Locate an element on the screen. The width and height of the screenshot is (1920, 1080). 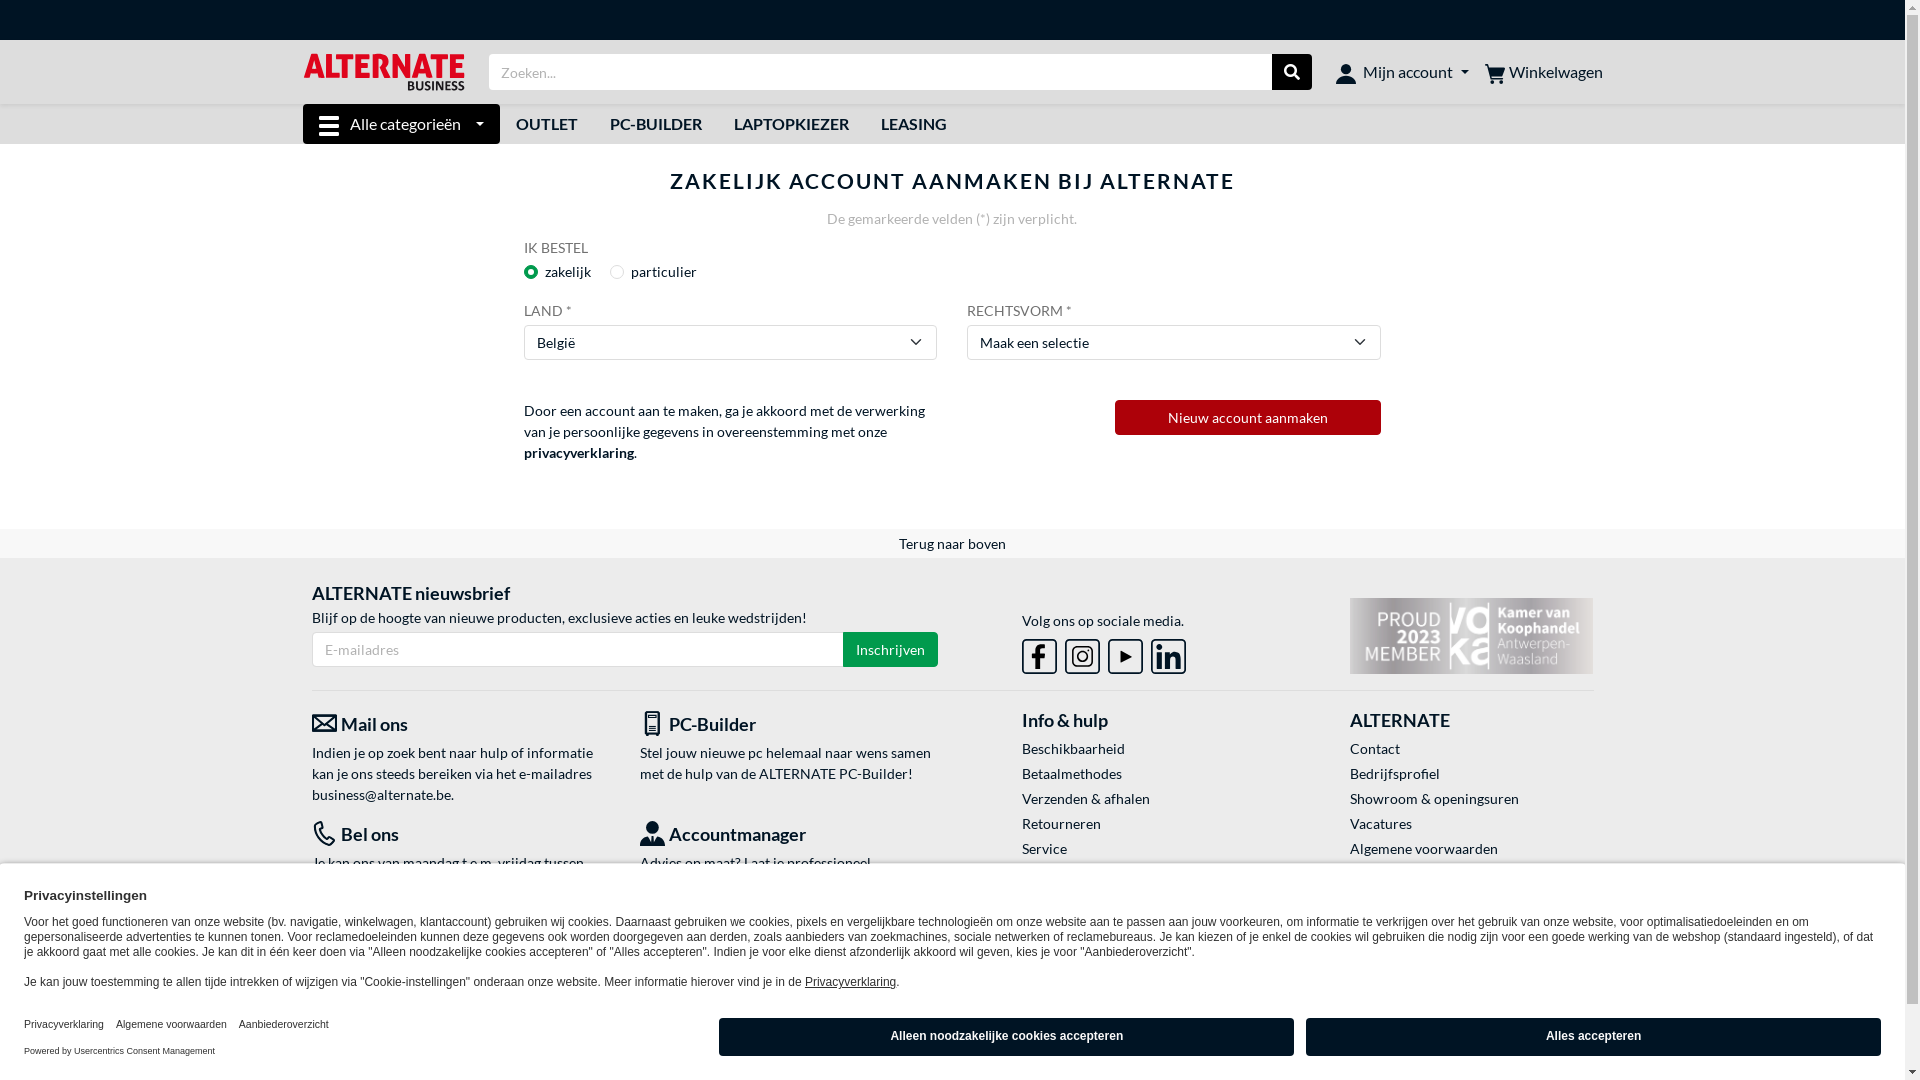
'Facebook' is located at coordinates (1039, 656).